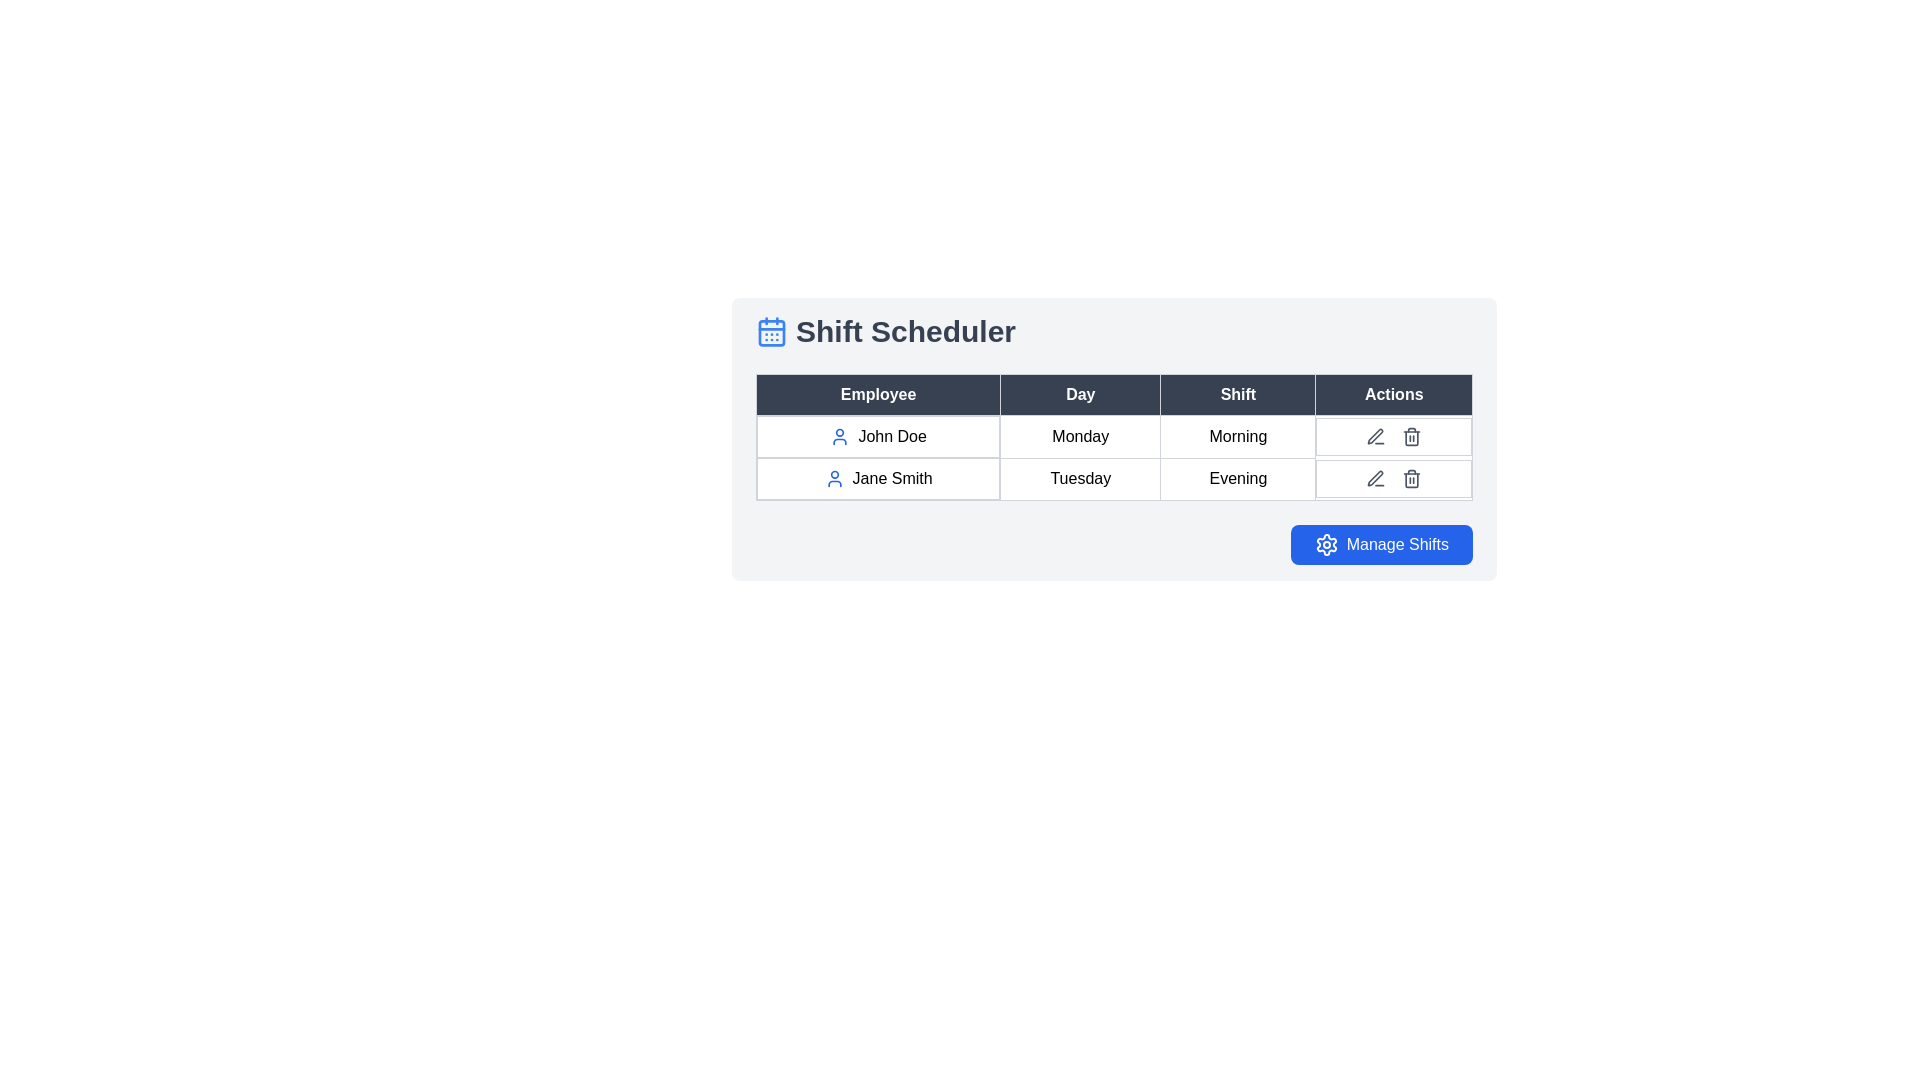 This screenshot has width=1920, height=1080. Describe the element at coordinates (1374, 435) in the screenshot. I see `the edit icon represented by a pen-like graphic in the 'Actions' column of the second row of the table` at that location.